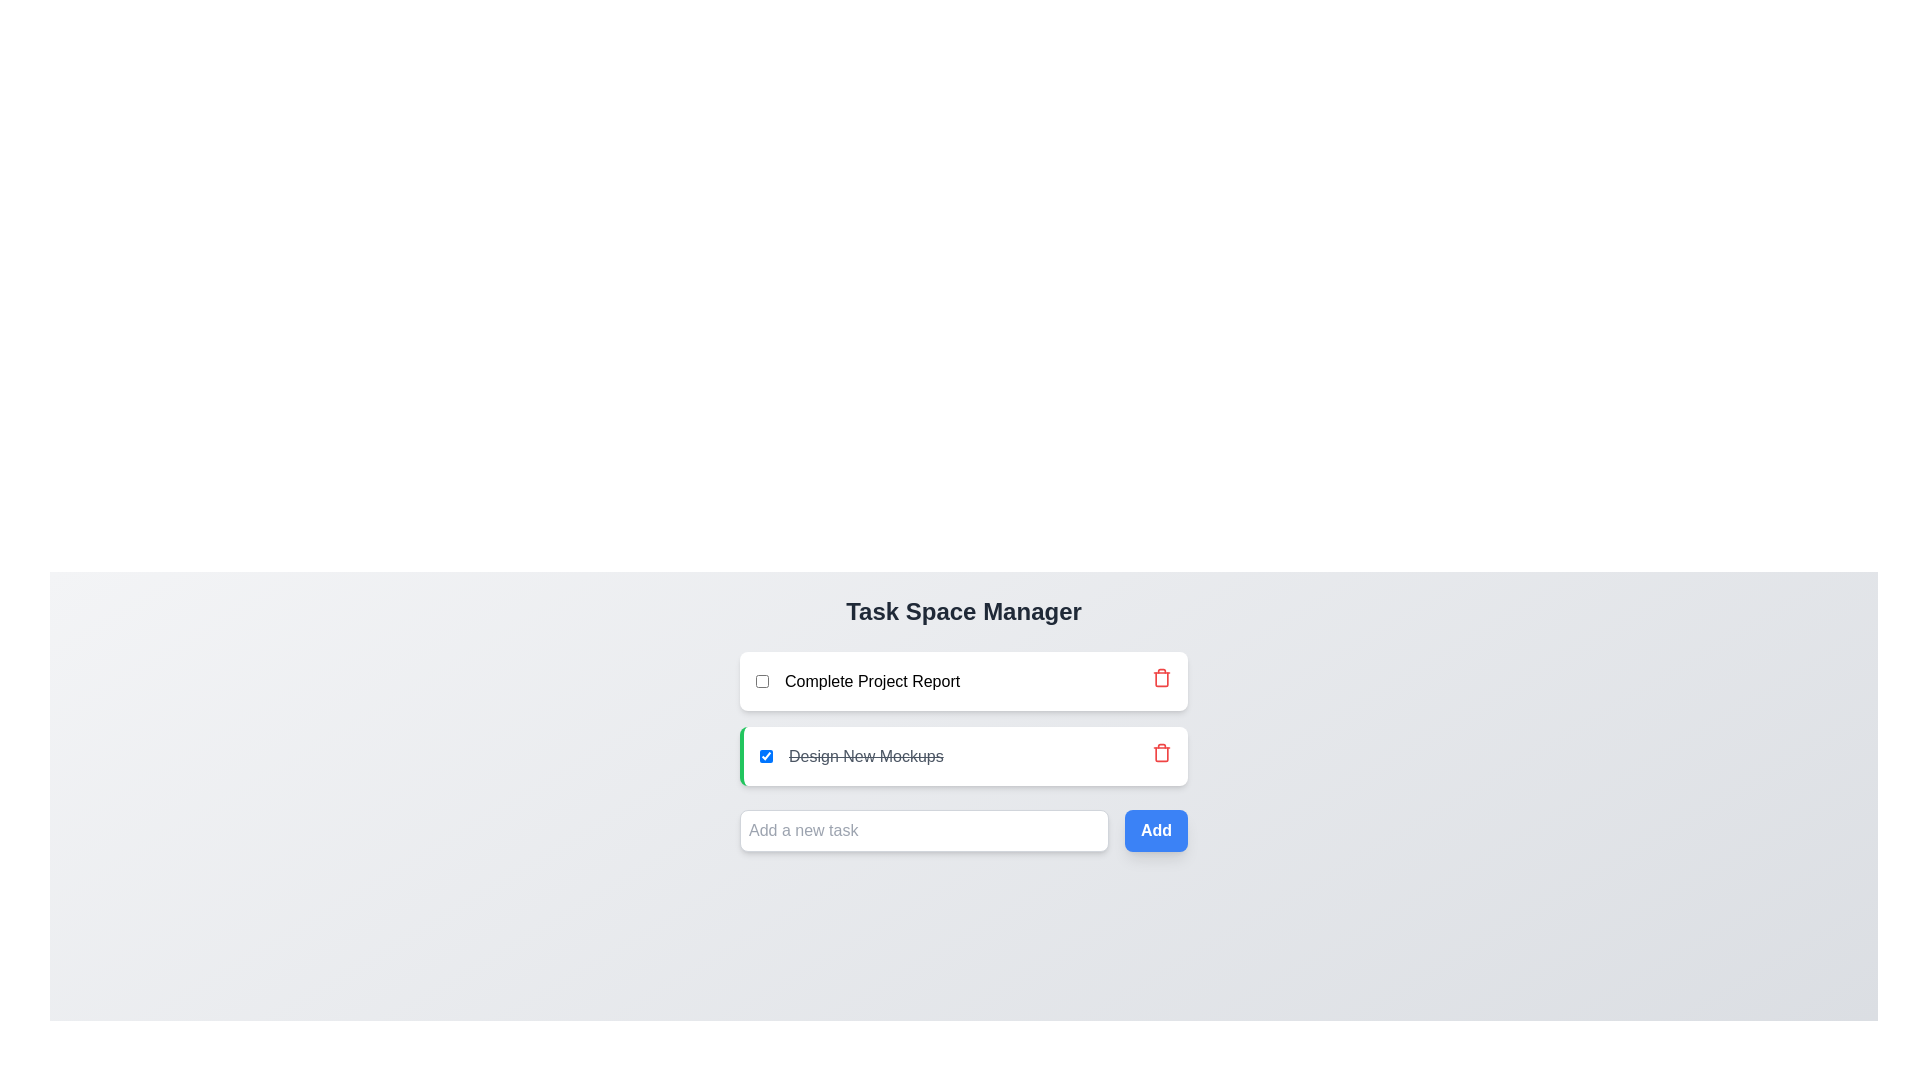 The height and width of the screenshot is (1080, 1920). What do you see at coordinates (1156, 830) in the screenshot?
I see `the 'Add Task' button located at the bottom-right corner of the task input field` at bounding box center [1156, 830].